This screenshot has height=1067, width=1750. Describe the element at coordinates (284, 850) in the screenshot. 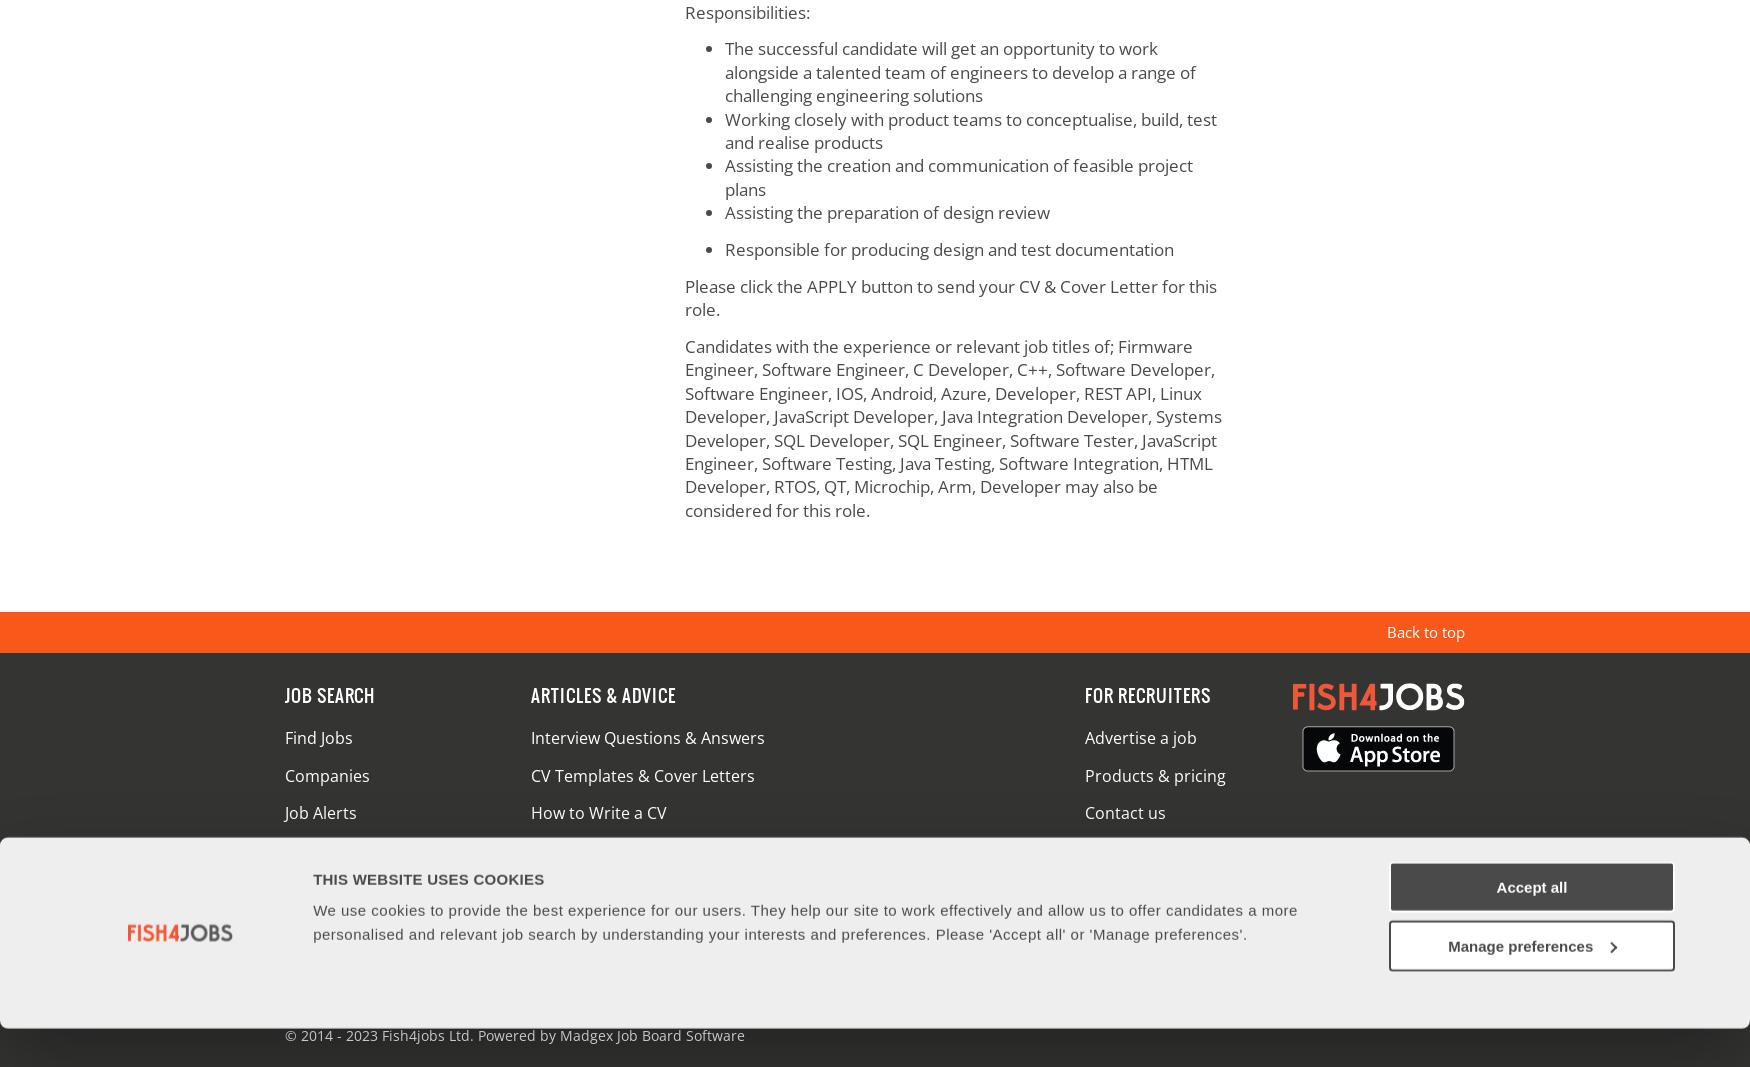

I see `'Upload CV'` at that location.